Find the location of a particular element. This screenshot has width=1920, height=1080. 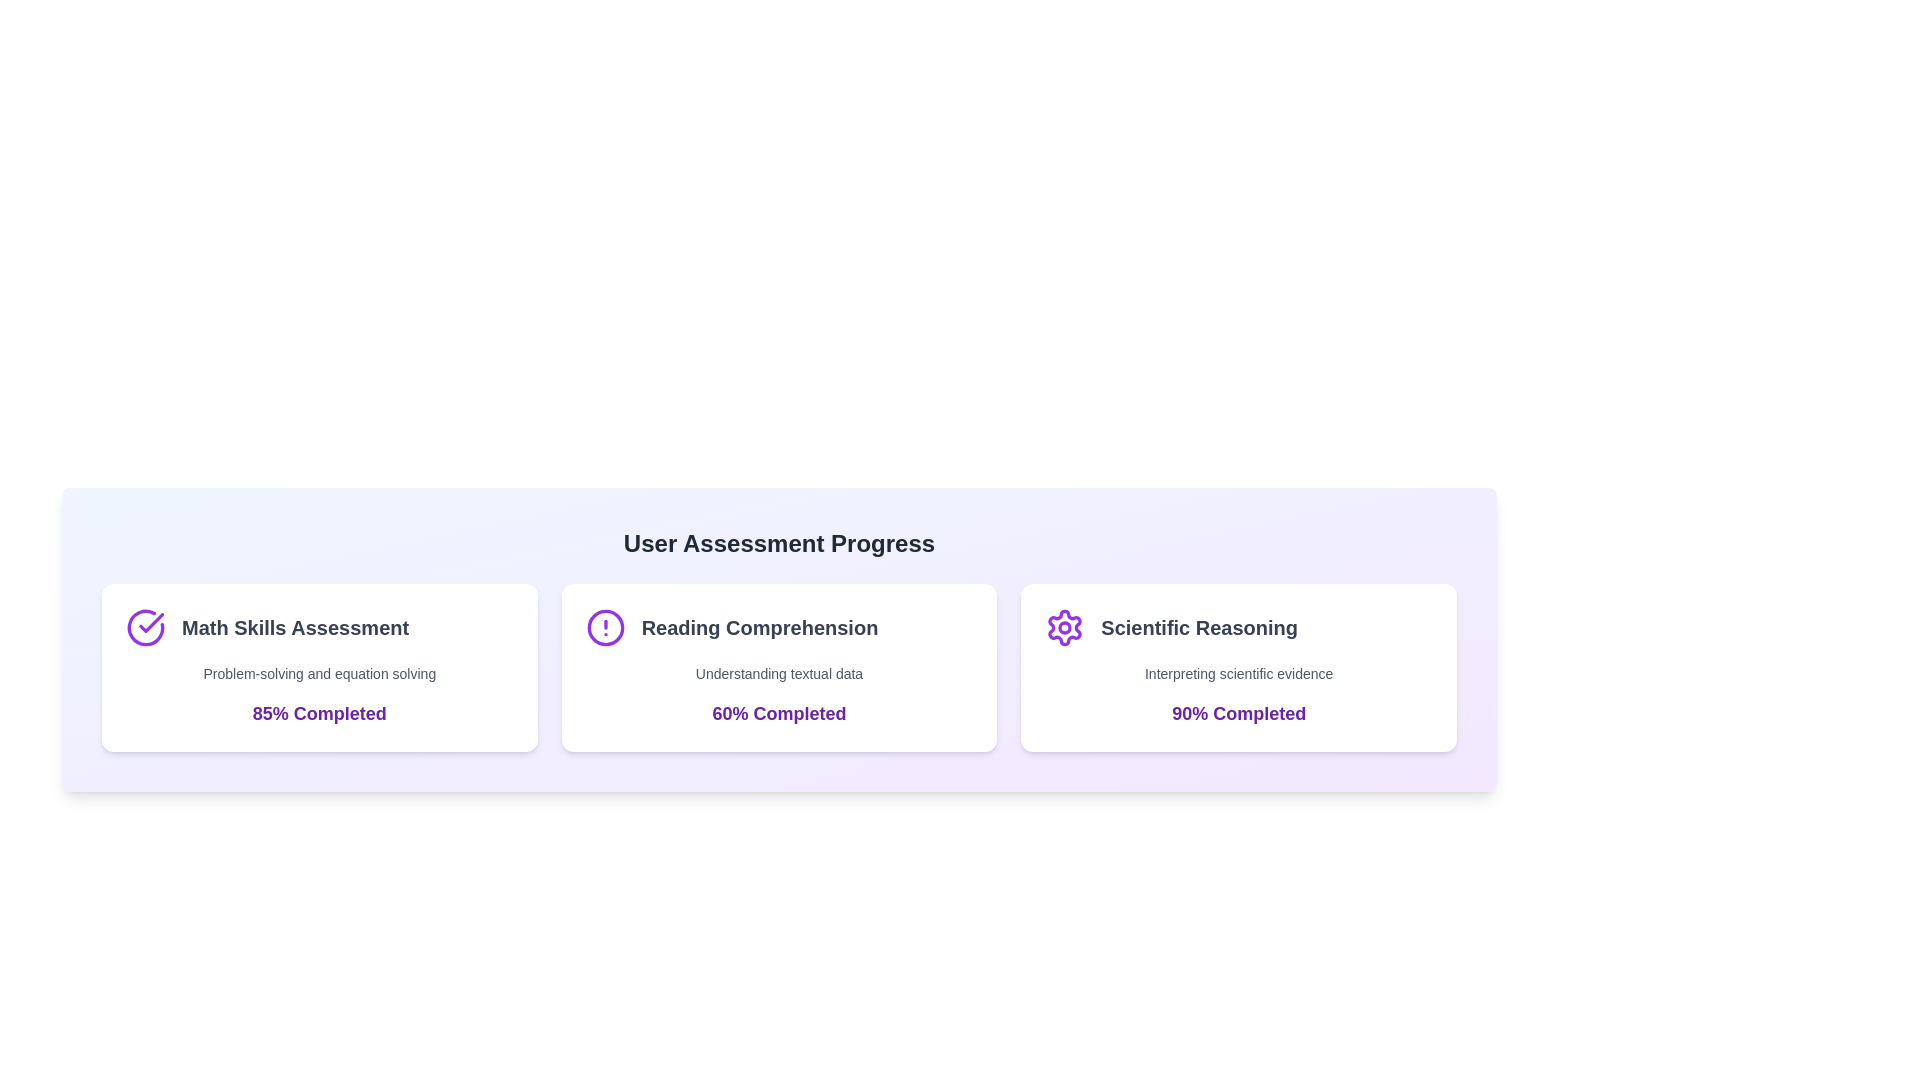

the 'Scientific Reasoning' text label, which is the third title under 'User Assessment Progress' and is positioned to the right of 'Reading Comprehension' is located at coordinates (1199, 627).